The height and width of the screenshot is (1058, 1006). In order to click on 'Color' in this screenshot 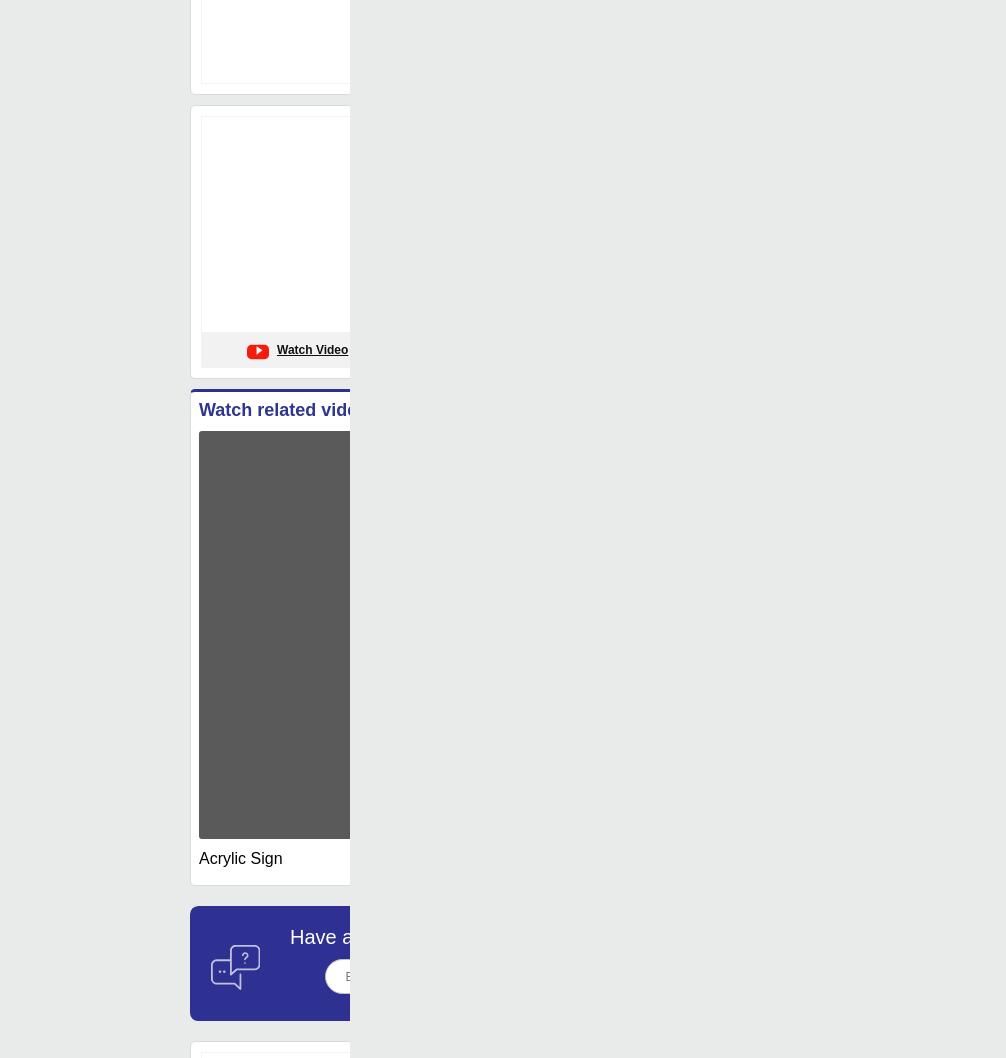, I will do `click(491, 323)`.